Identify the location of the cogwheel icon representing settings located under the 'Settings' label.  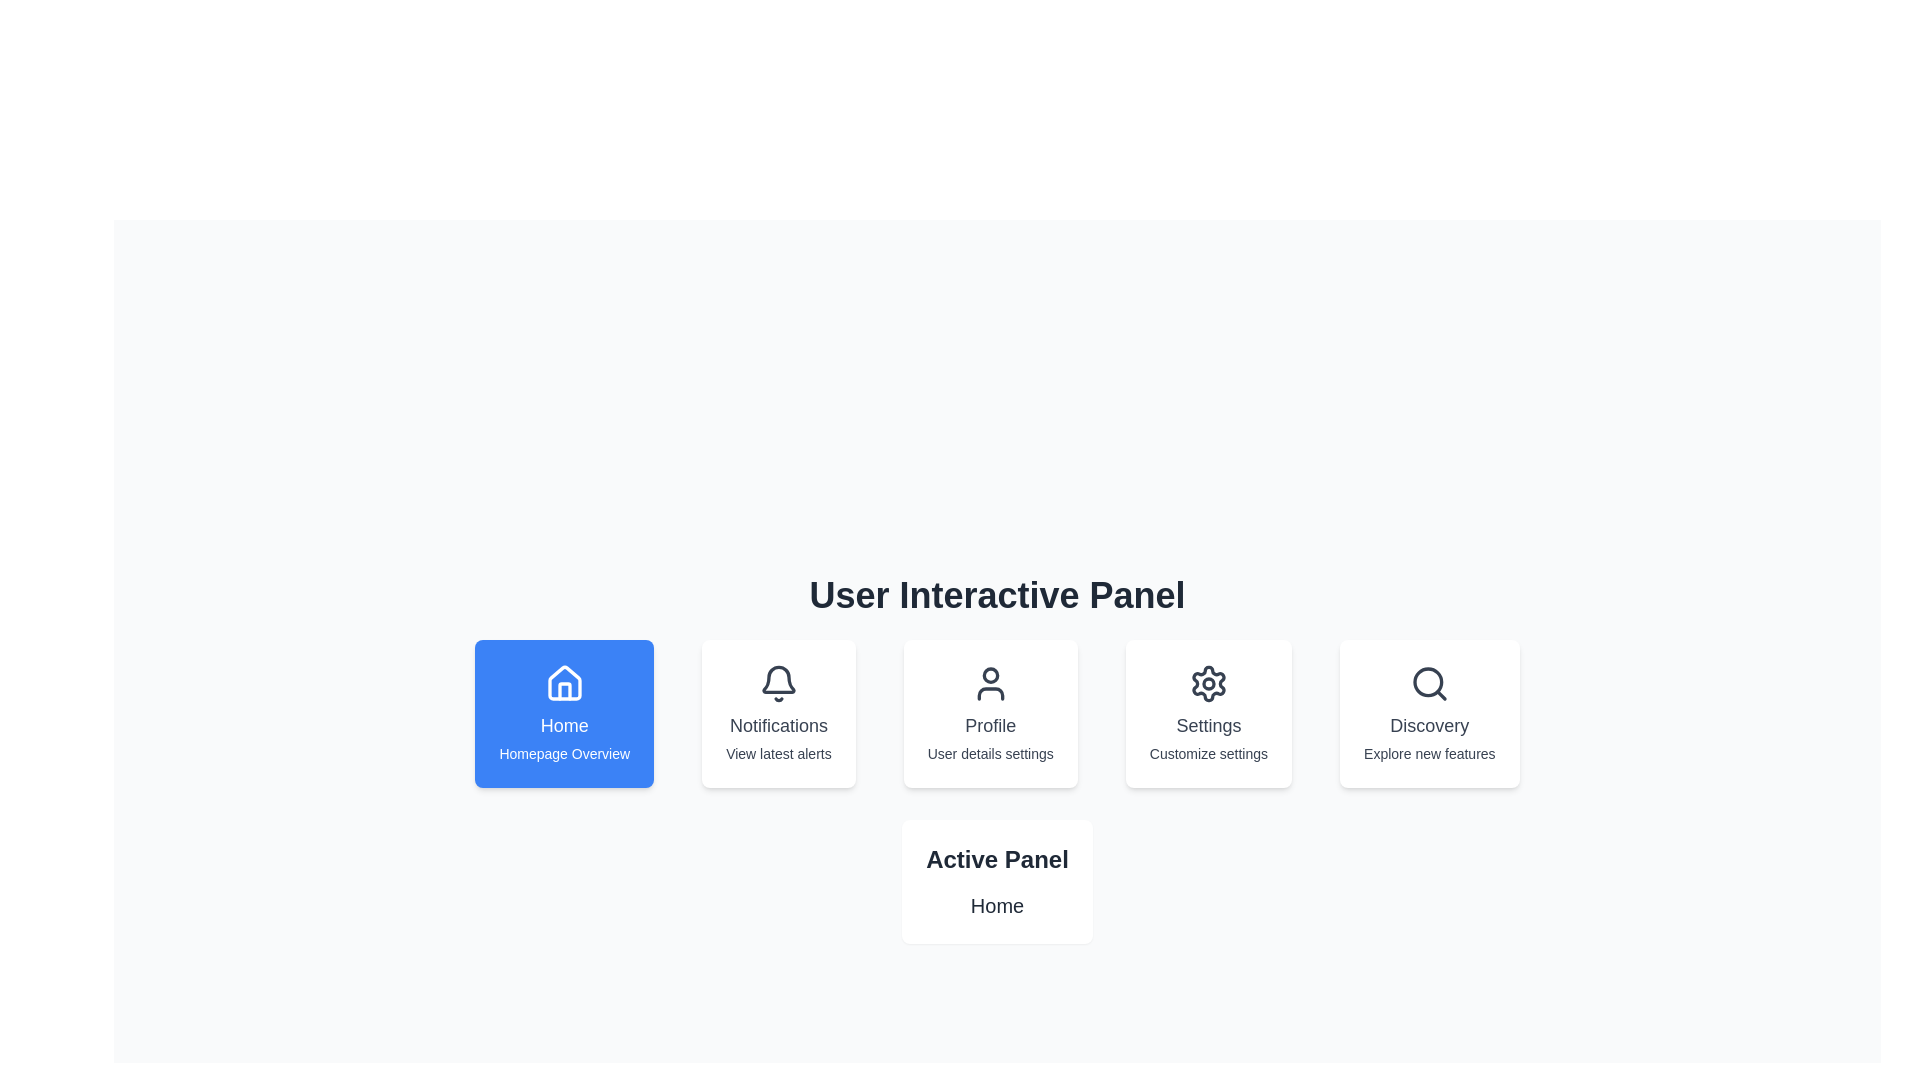
(1207, 682).